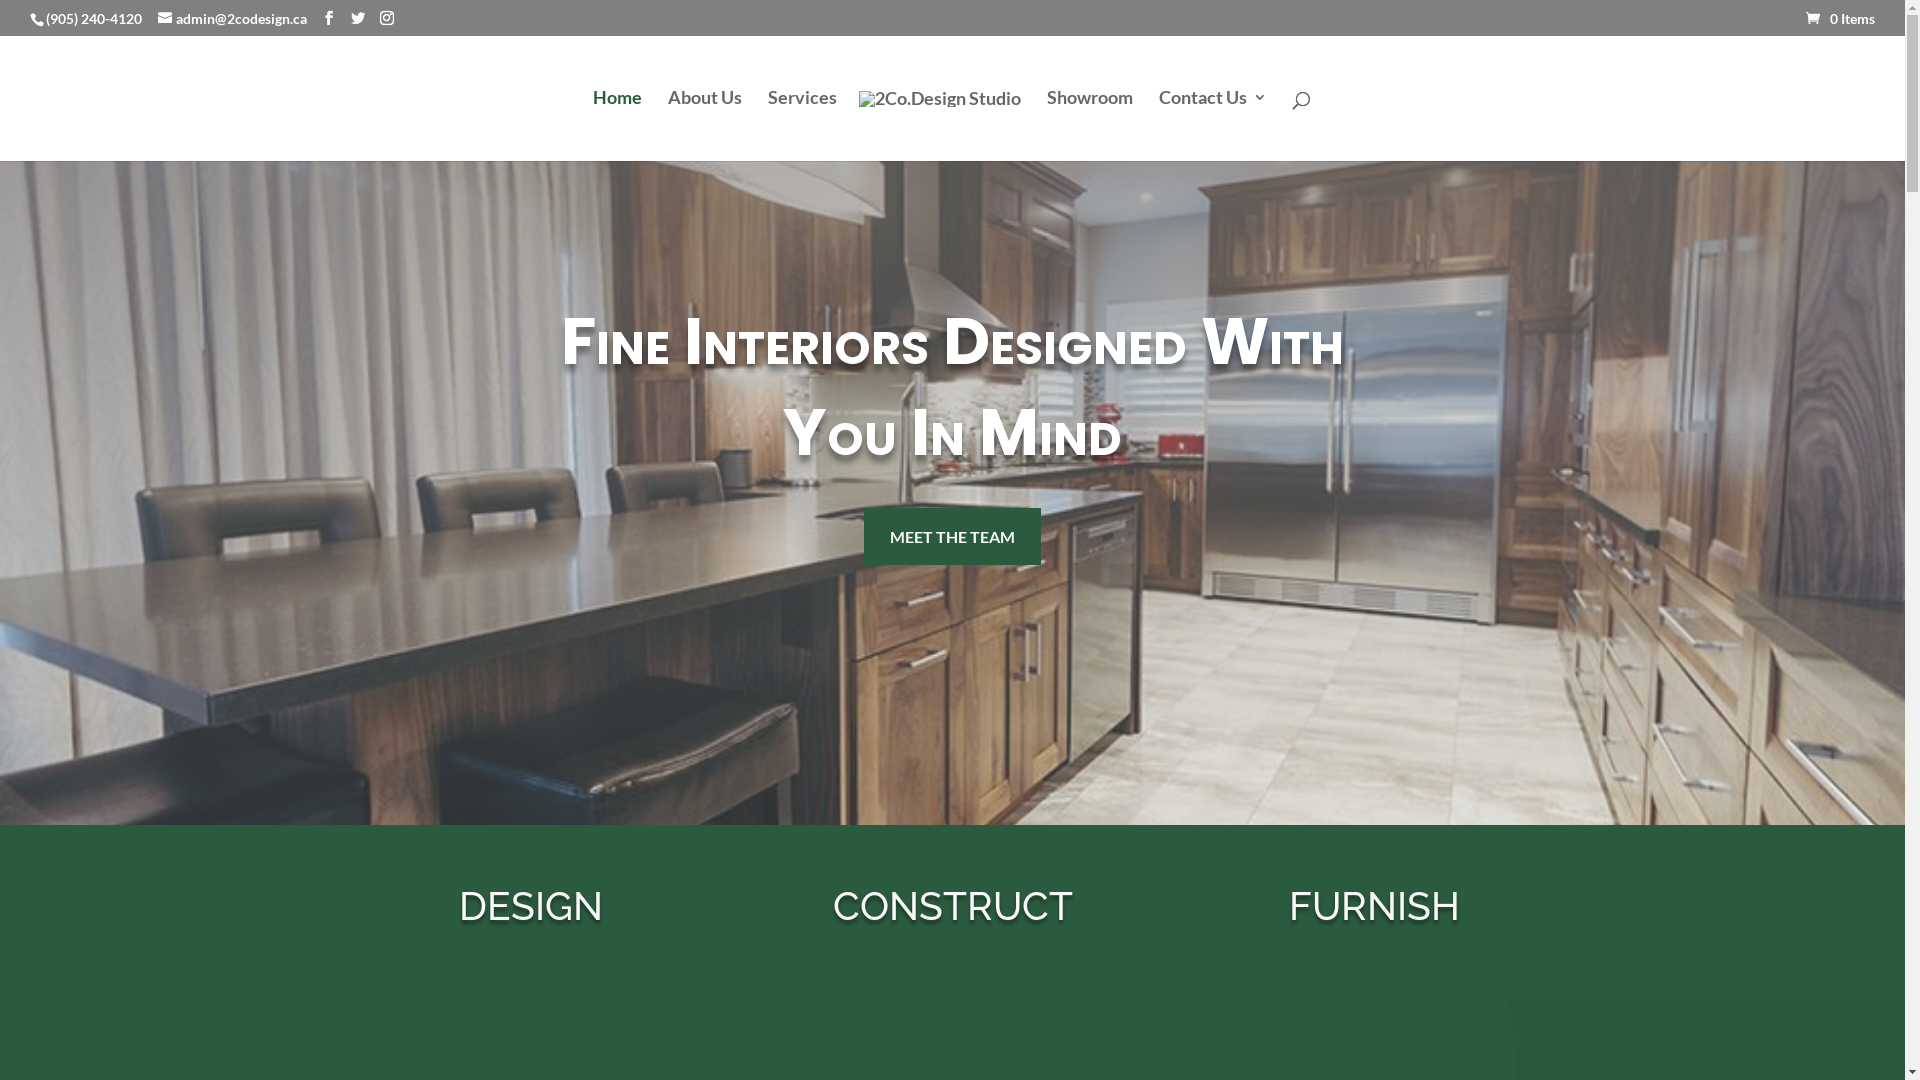  What do you see at coordinates (951, 535) in the screenshot?
I see `'MEET THE TEAM'` at bounding box center [951, 535].